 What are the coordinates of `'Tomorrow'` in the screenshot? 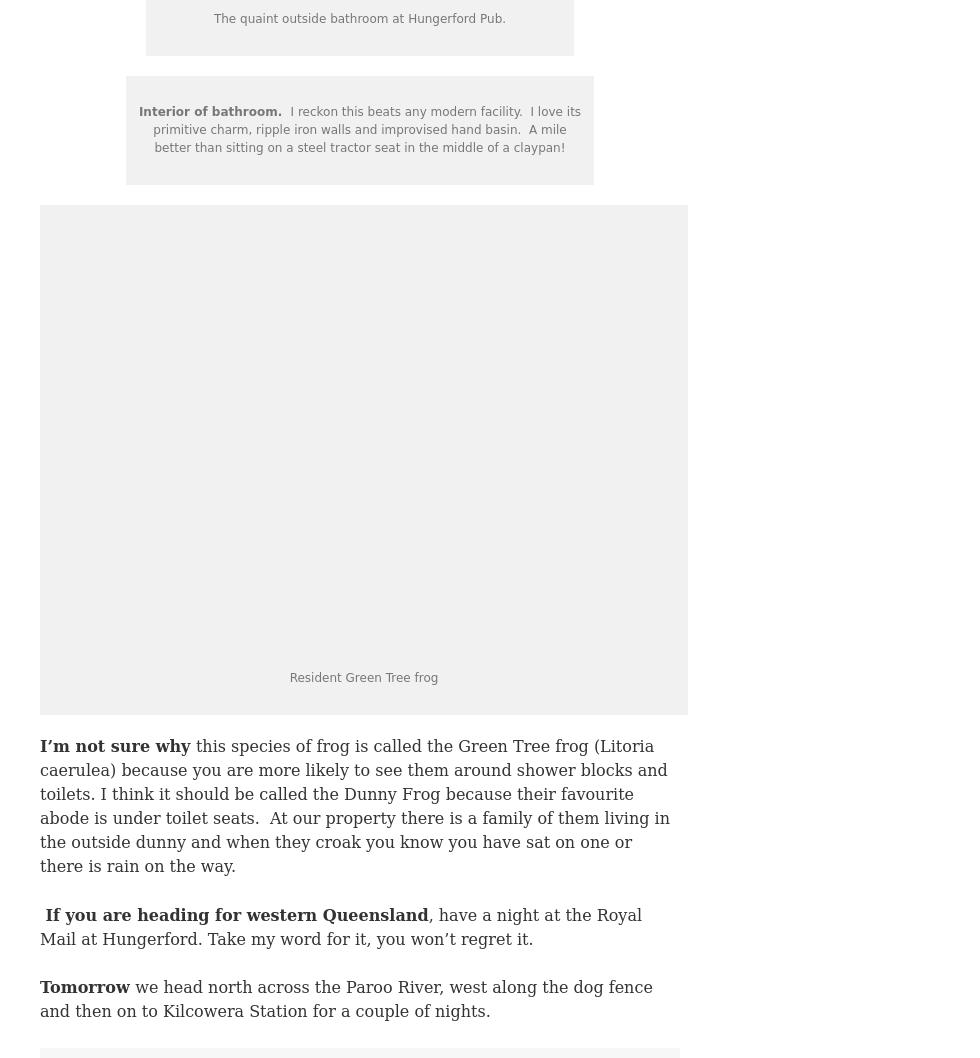 It's located at (87, 986).